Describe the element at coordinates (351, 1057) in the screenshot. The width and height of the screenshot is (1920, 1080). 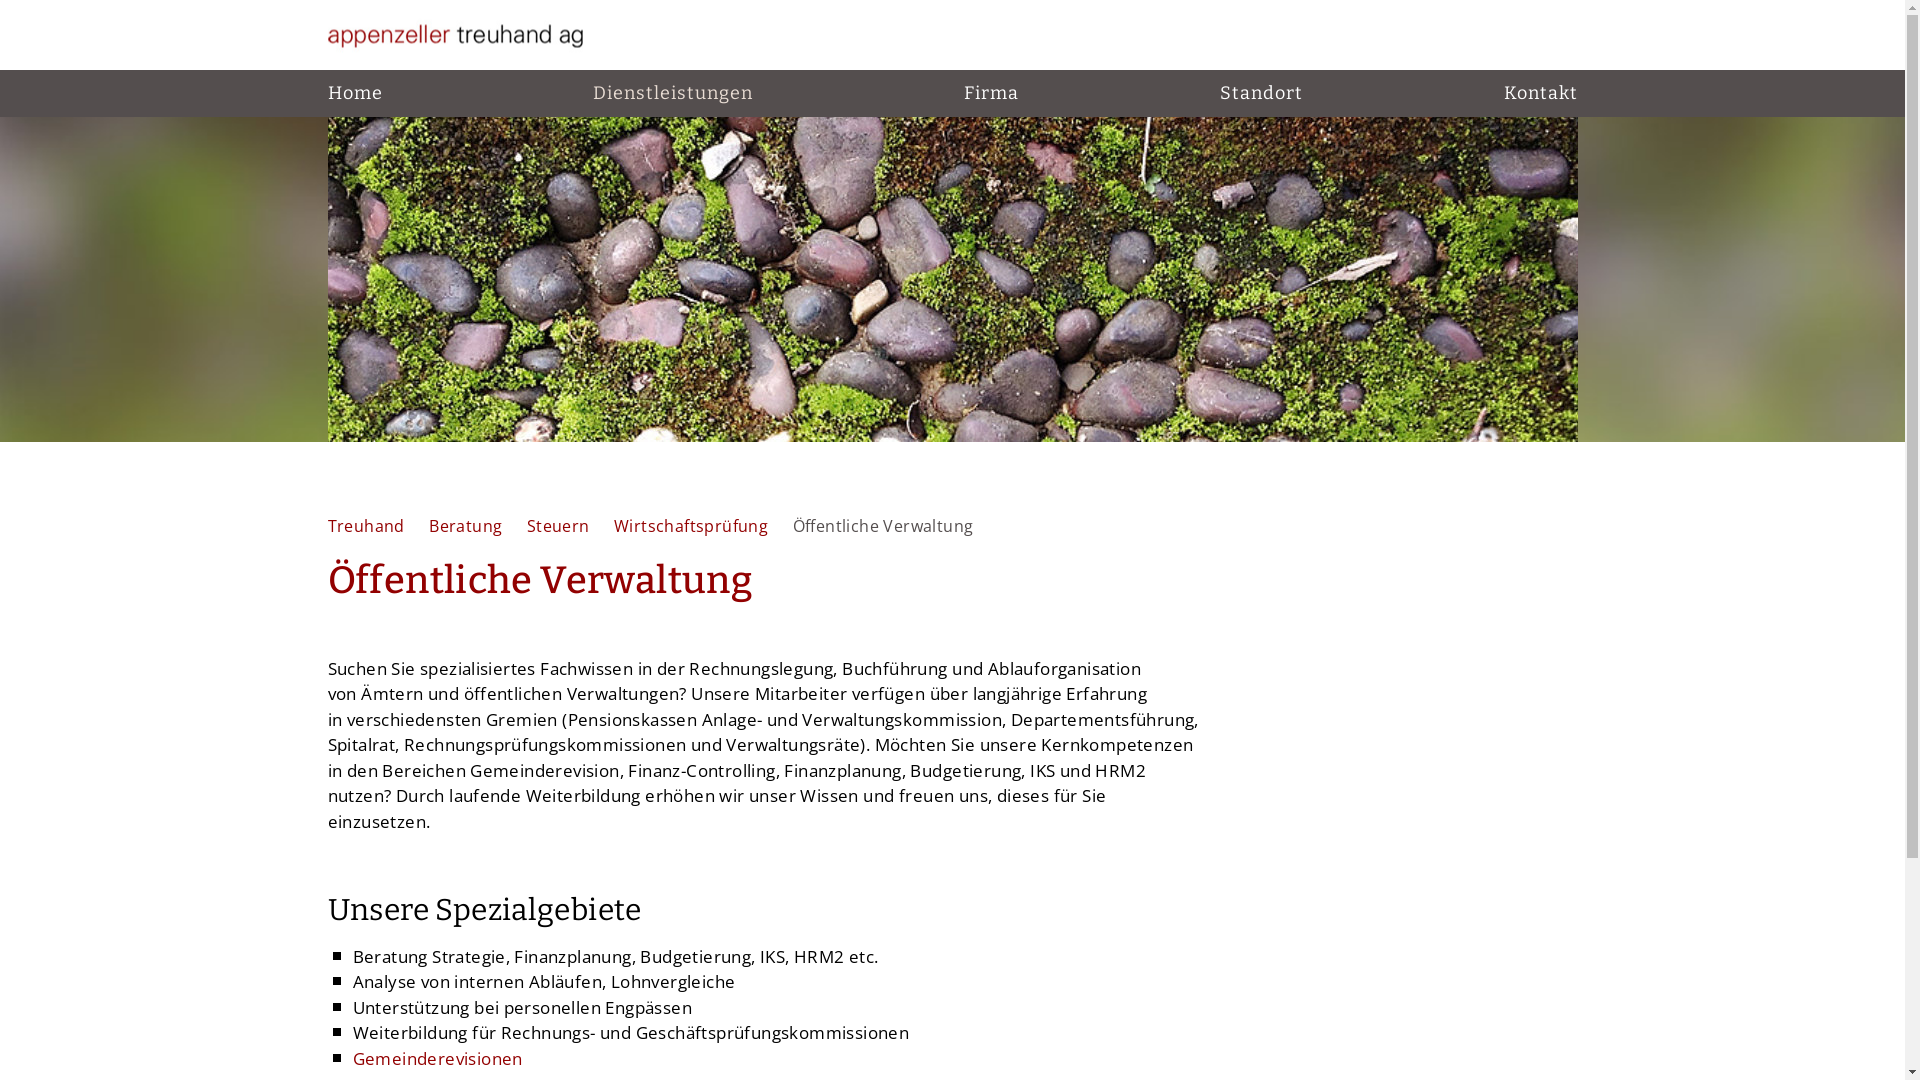
I see `'Gemeinderevisionen'` at that location.